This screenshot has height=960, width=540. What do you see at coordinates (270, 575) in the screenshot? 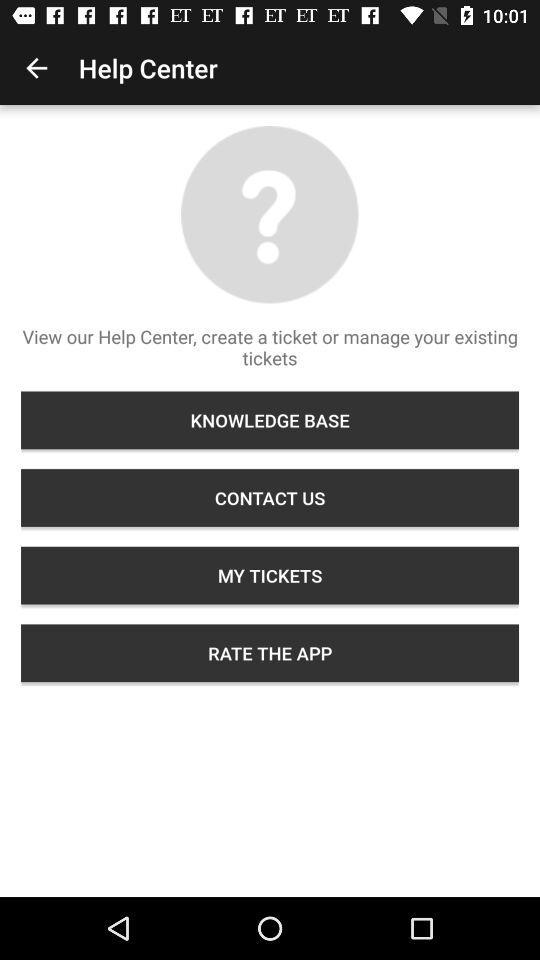
I see `the my tickets` at bounding box center [270, 575].